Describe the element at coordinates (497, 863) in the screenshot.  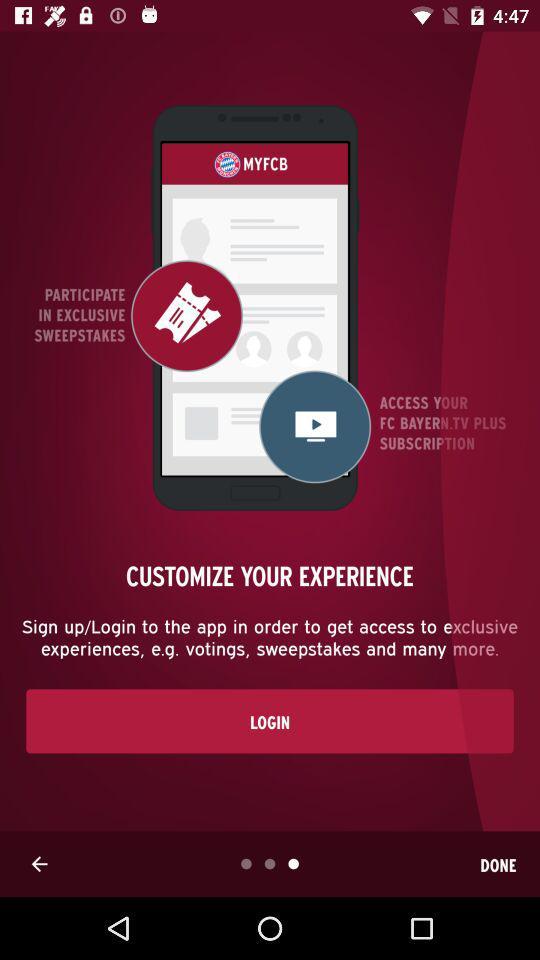
I see `done item` at that location.